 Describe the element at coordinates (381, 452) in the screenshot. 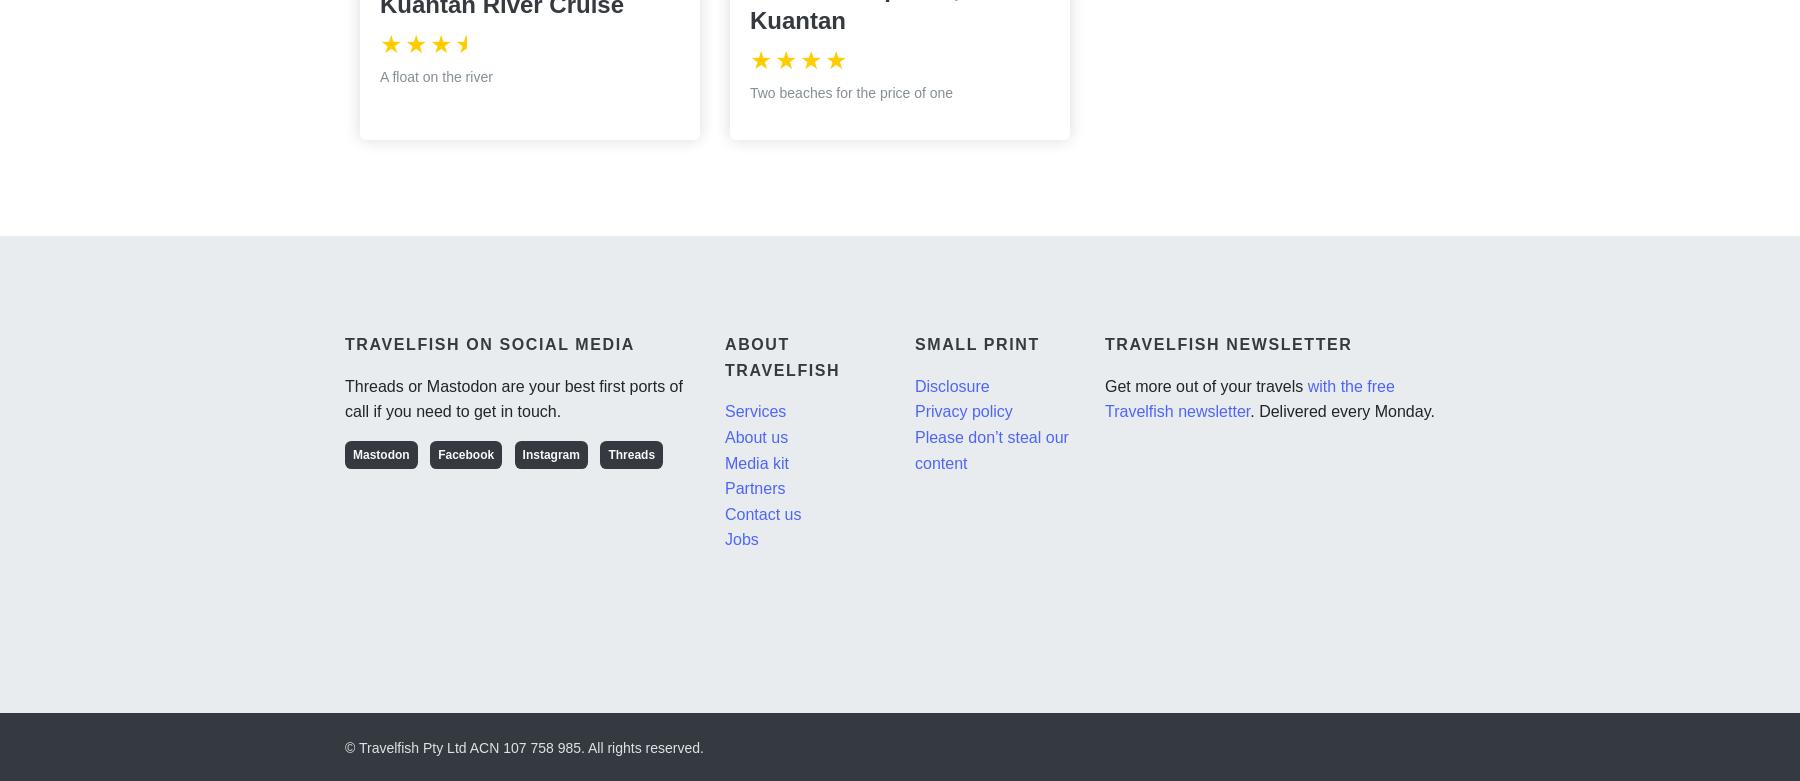

I see `'Mastodon'` at that location.